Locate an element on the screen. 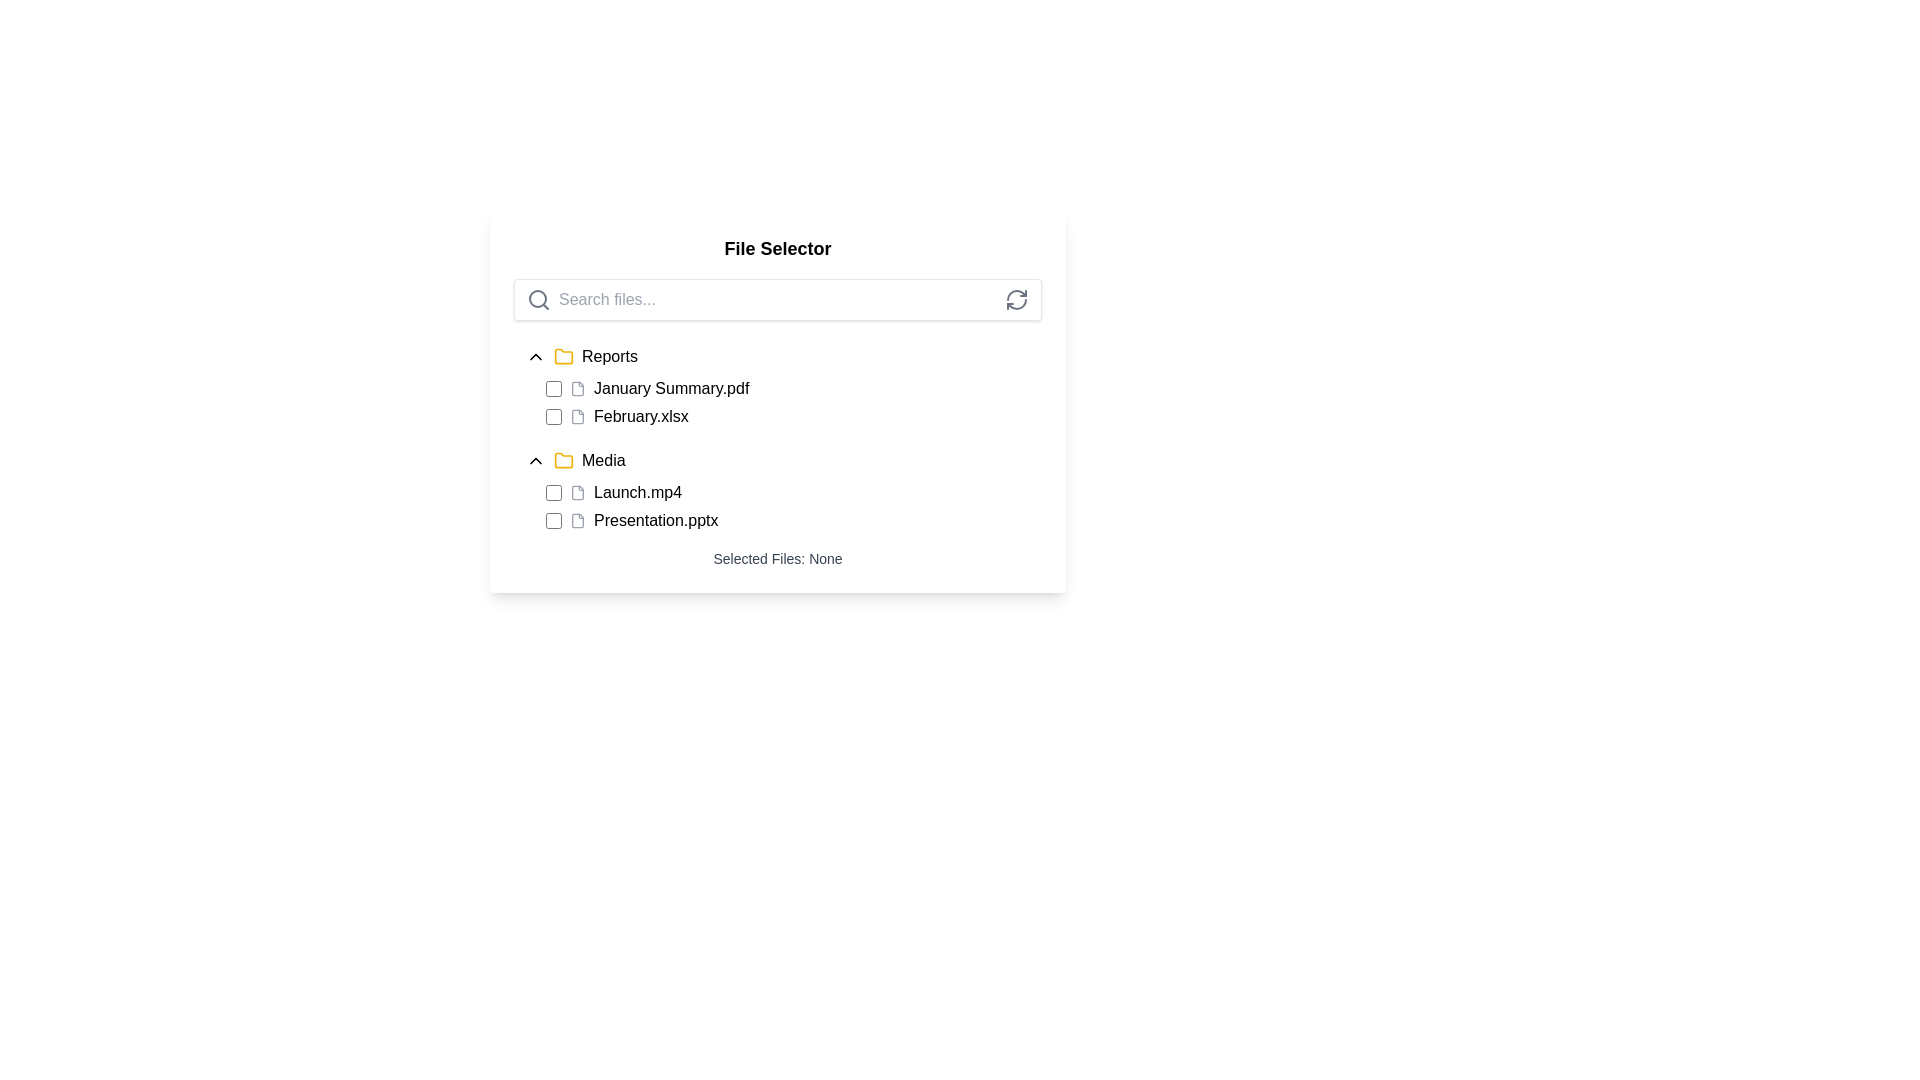  the checkbox located to the left of the text 'January Summary.pdf' in the 'Reports' section is located at coordinates (553, 389).